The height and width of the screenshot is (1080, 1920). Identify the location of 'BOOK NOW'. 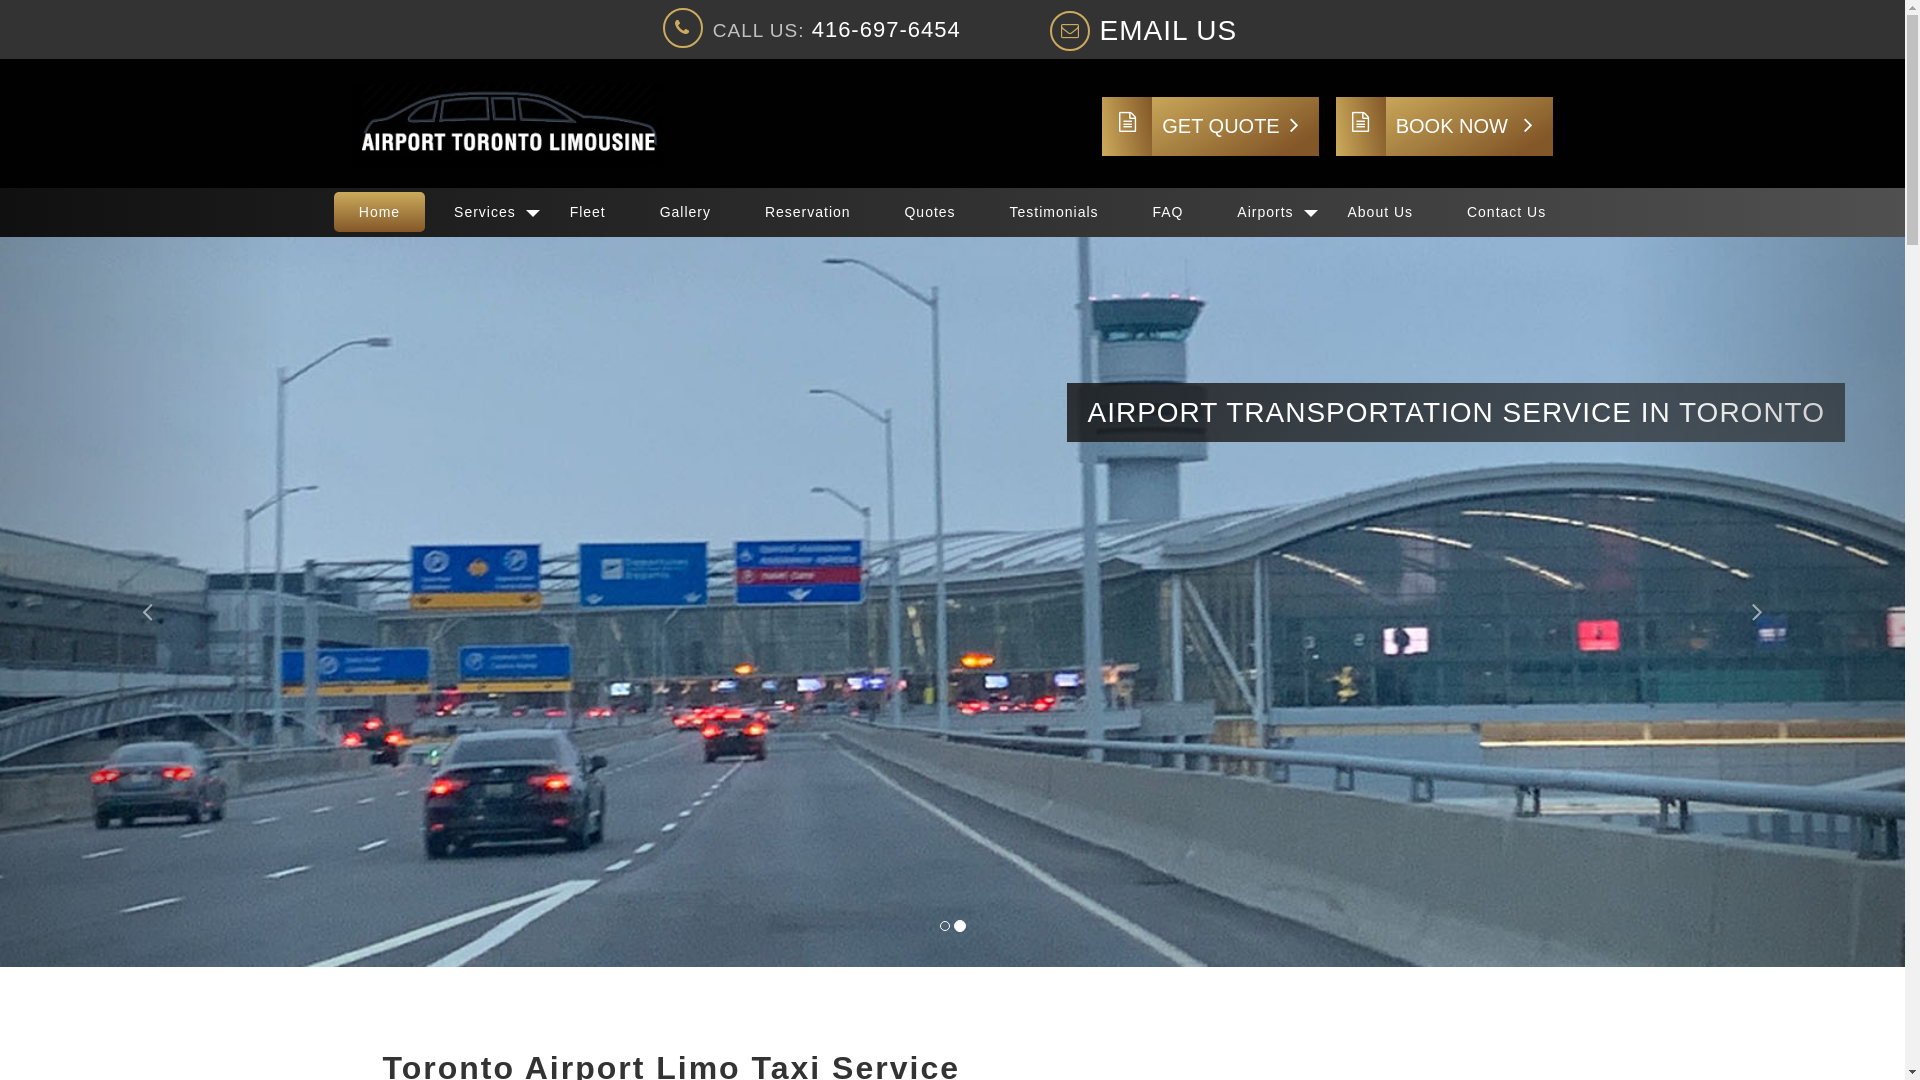
(1335, 126).